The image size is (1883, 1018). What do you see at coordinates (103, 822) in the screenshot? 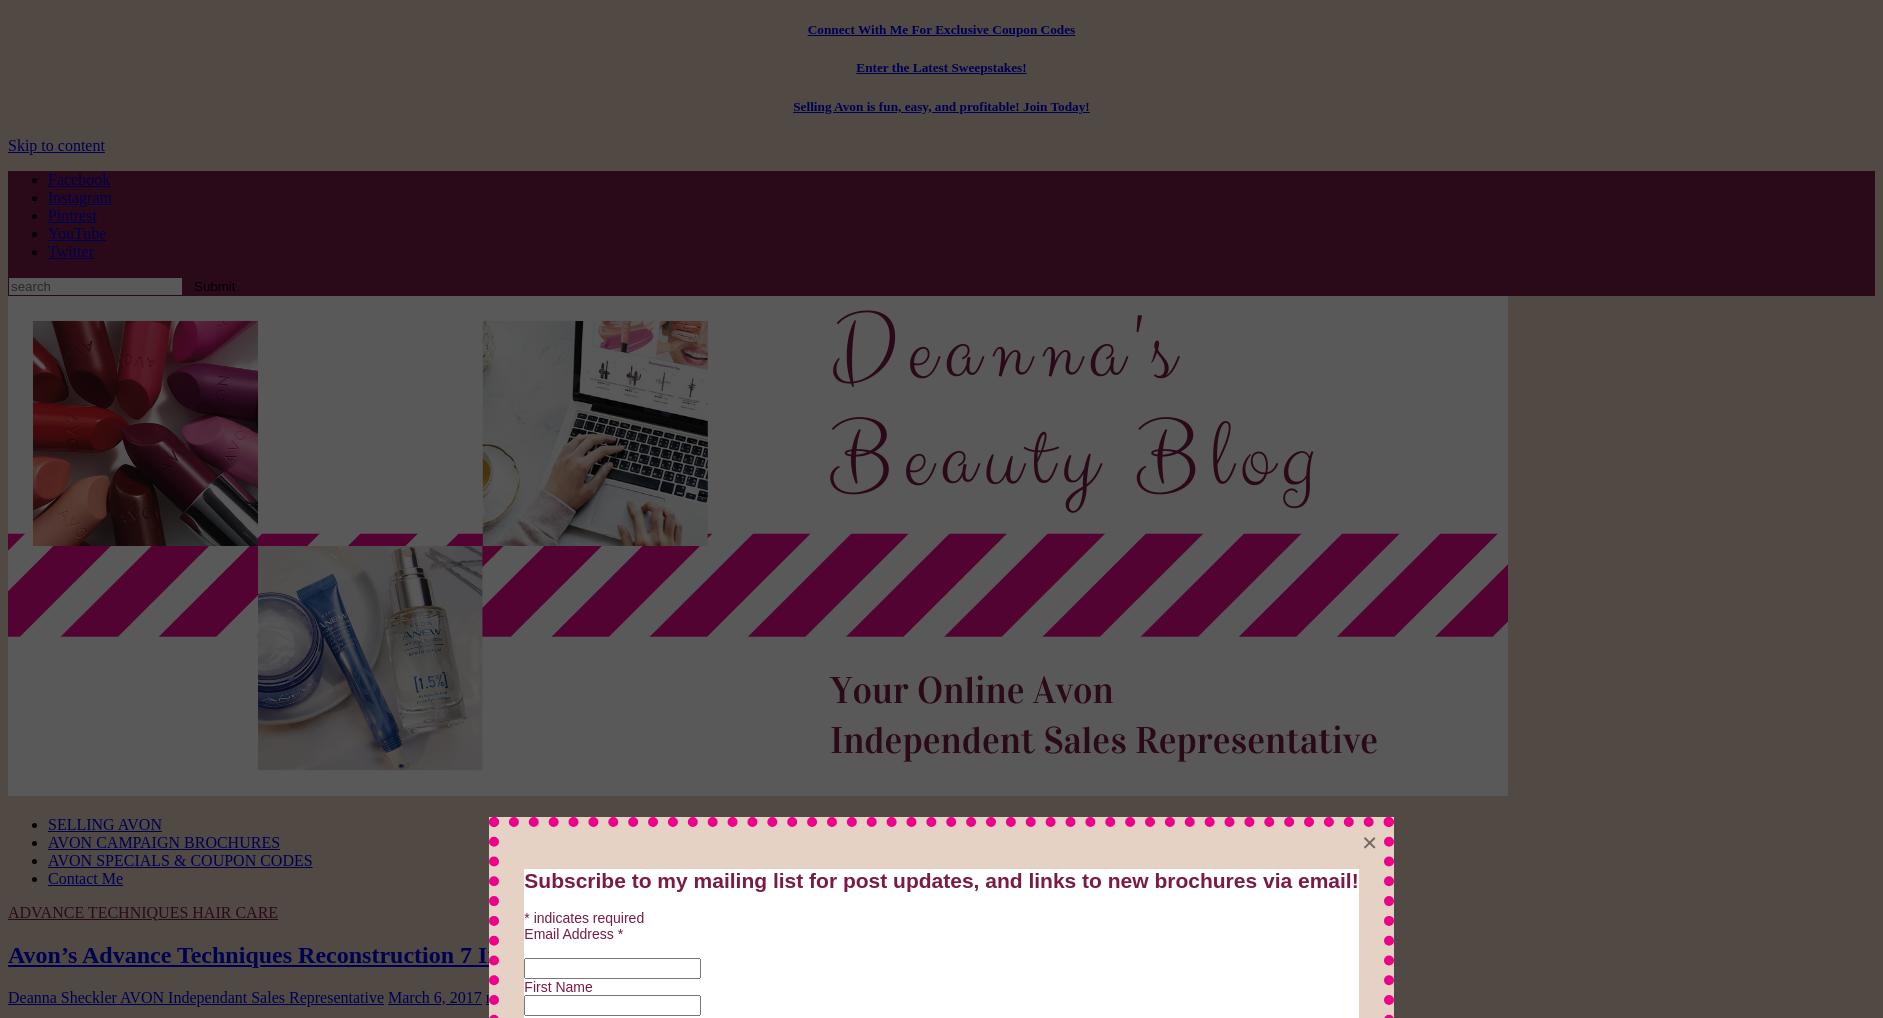
I see `'SELLING AVON'` at bounding box center [103, 822].